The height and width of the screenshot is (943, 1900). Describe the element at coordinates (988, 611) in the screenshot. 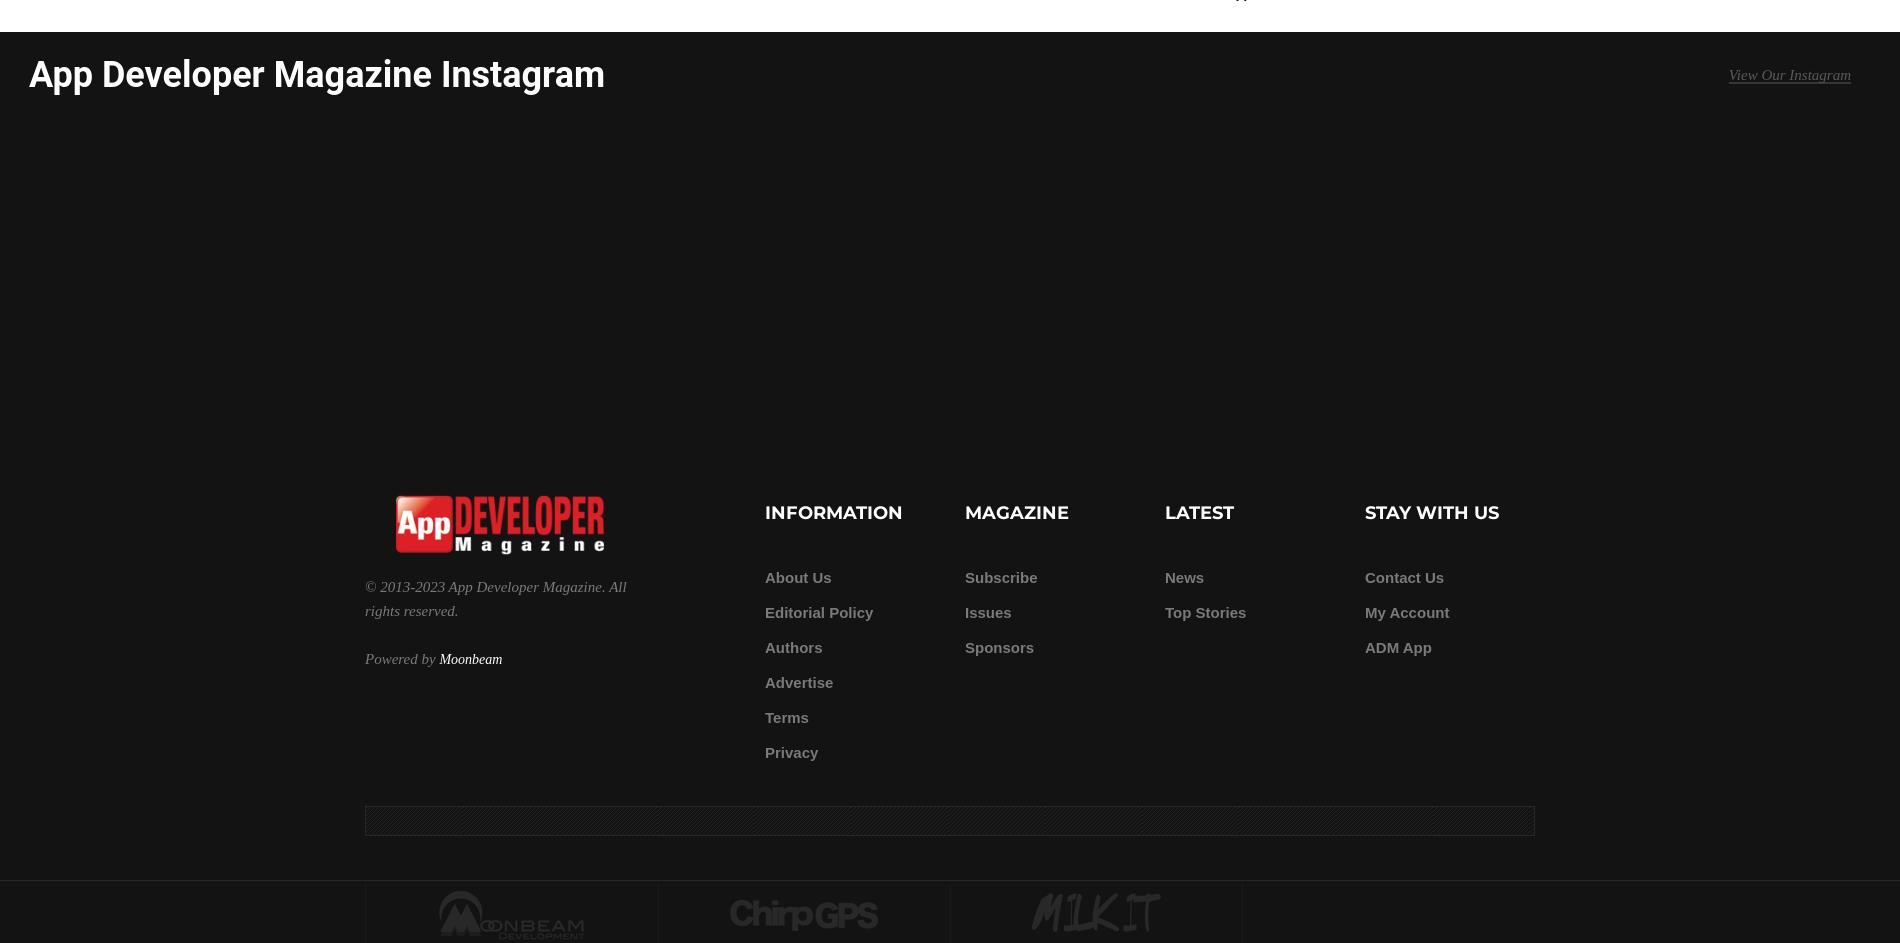

I see `'Issues'` at that location.